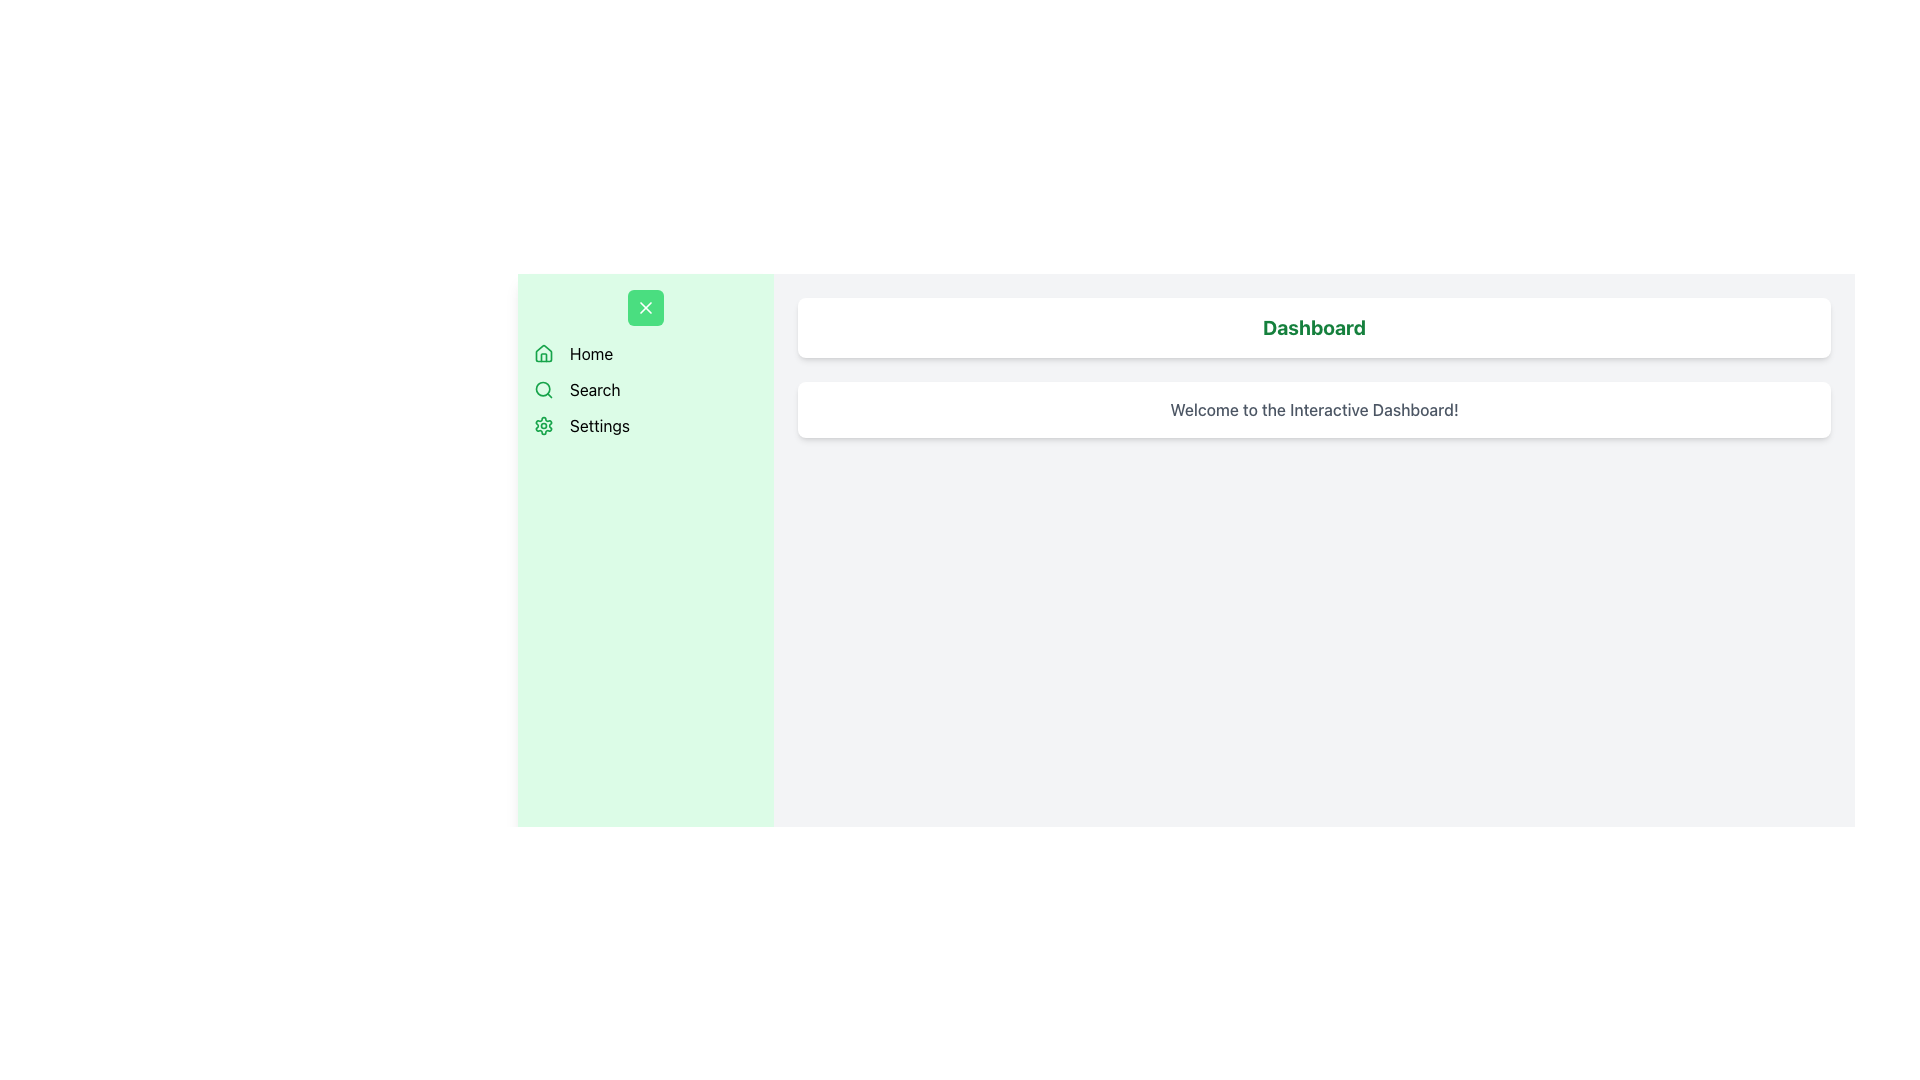 This screenshot has height=1080, width=1920. What do you see at coordinates (543, 352) in the screenshot?
I see `the navigation icon for the 'Home' section` at bounding box center [543, 352].